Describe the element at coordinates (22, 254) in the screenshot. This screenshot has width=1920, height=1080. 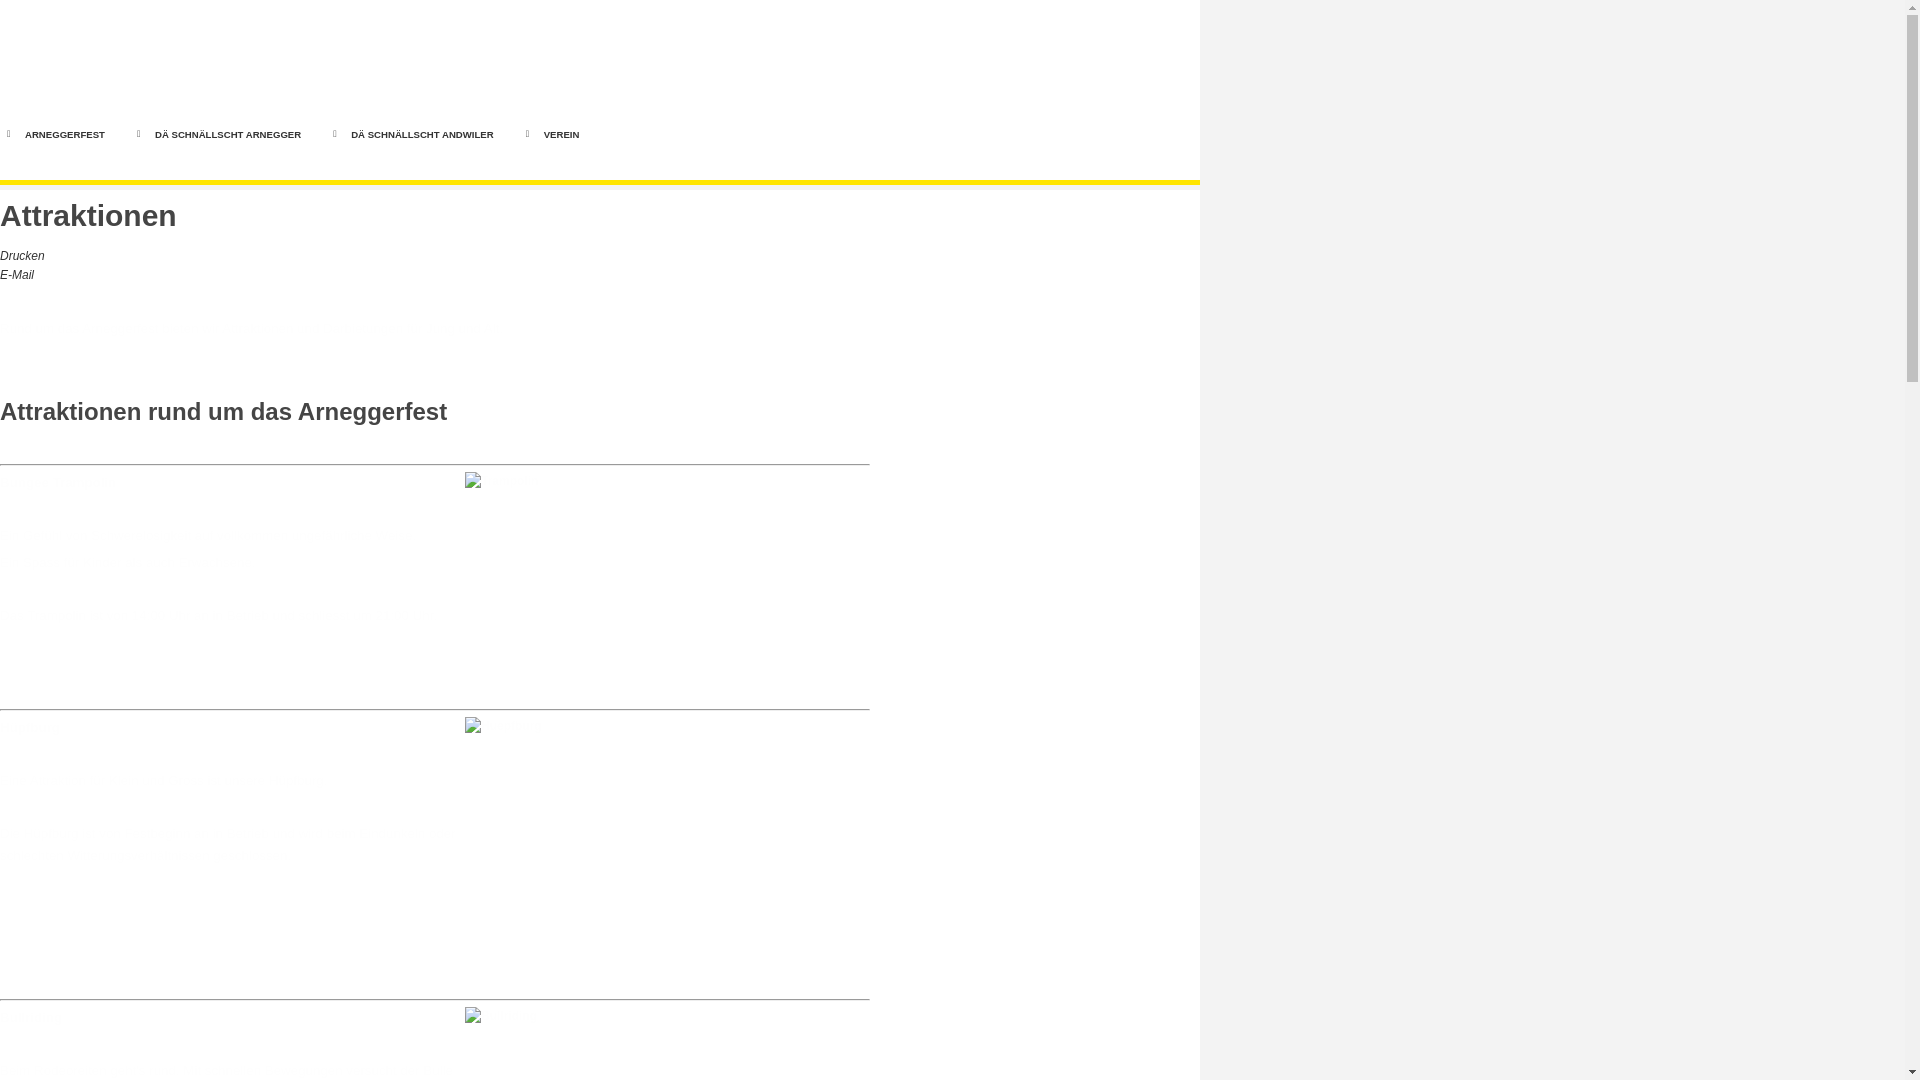
I see `'Drucken'` at that location.